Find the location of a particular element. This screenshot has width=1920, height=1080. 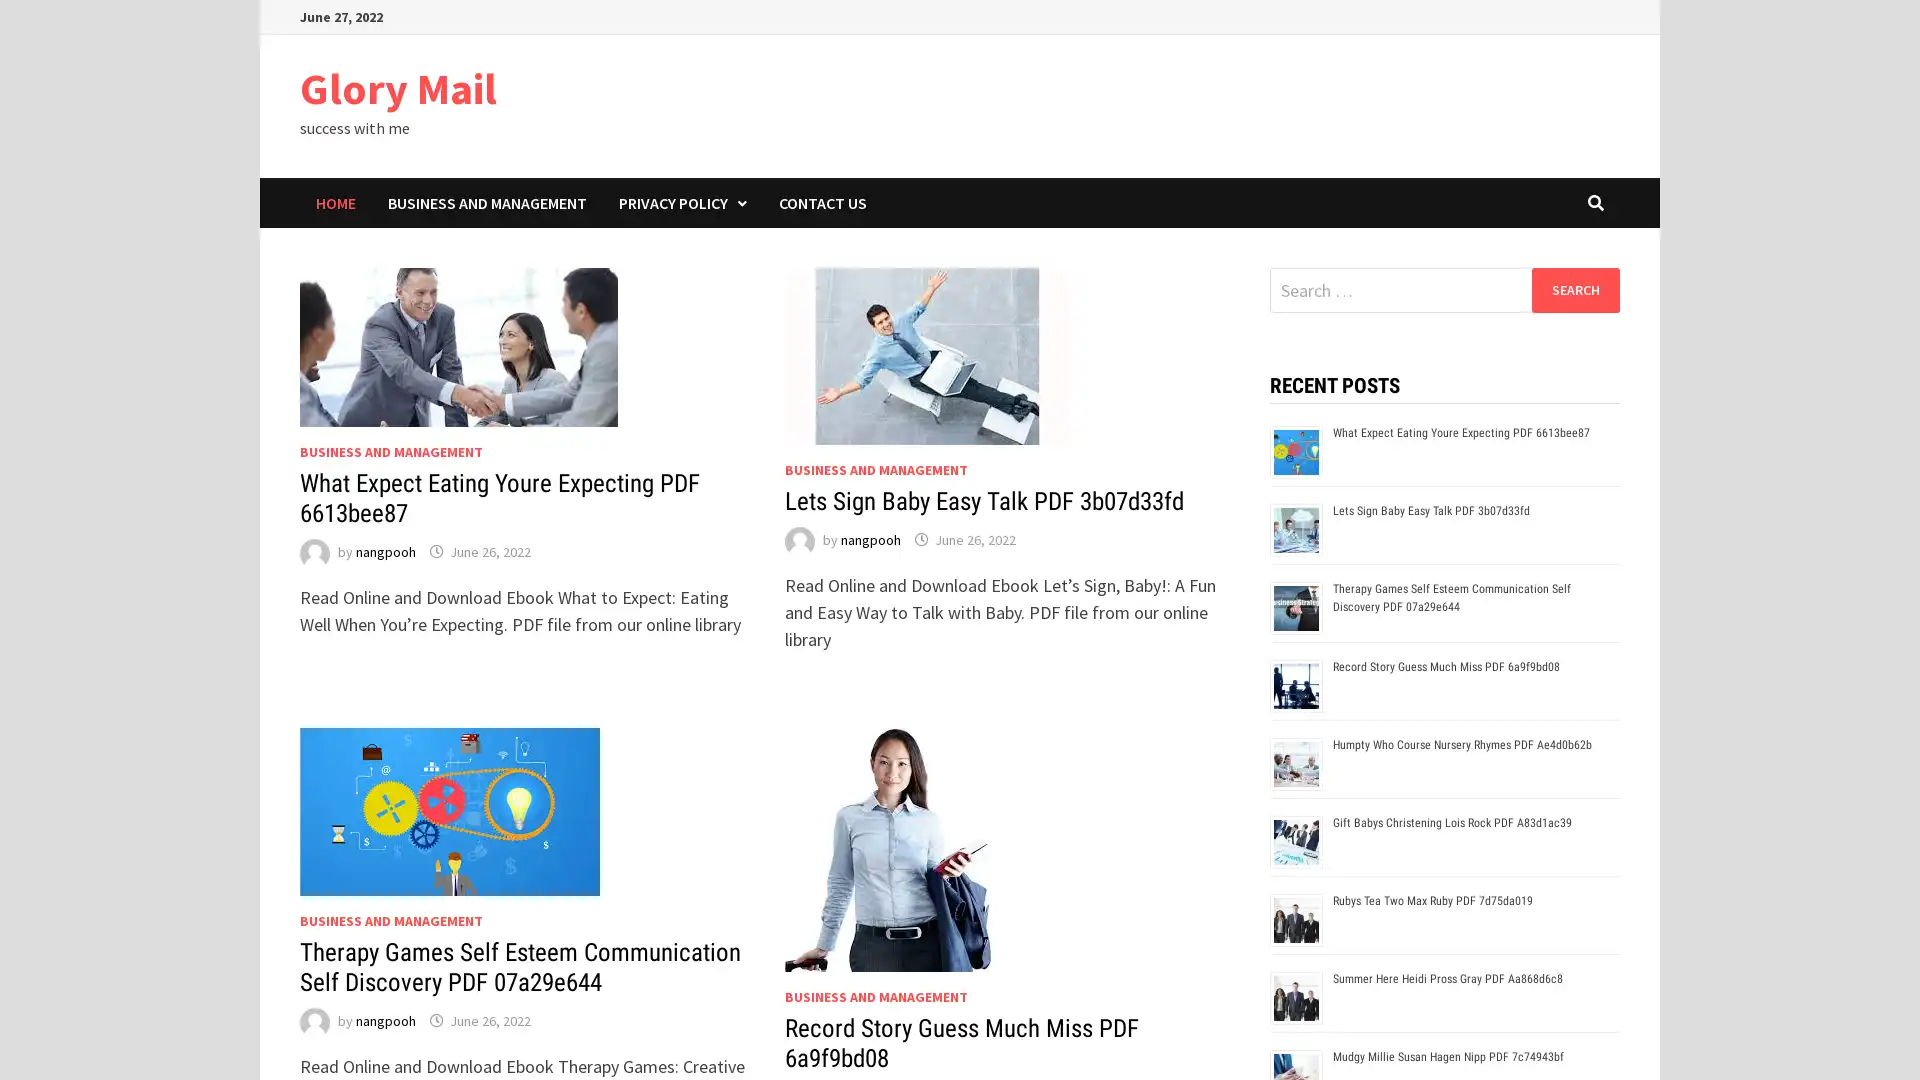

Search is located at coordinates (1574, 289).